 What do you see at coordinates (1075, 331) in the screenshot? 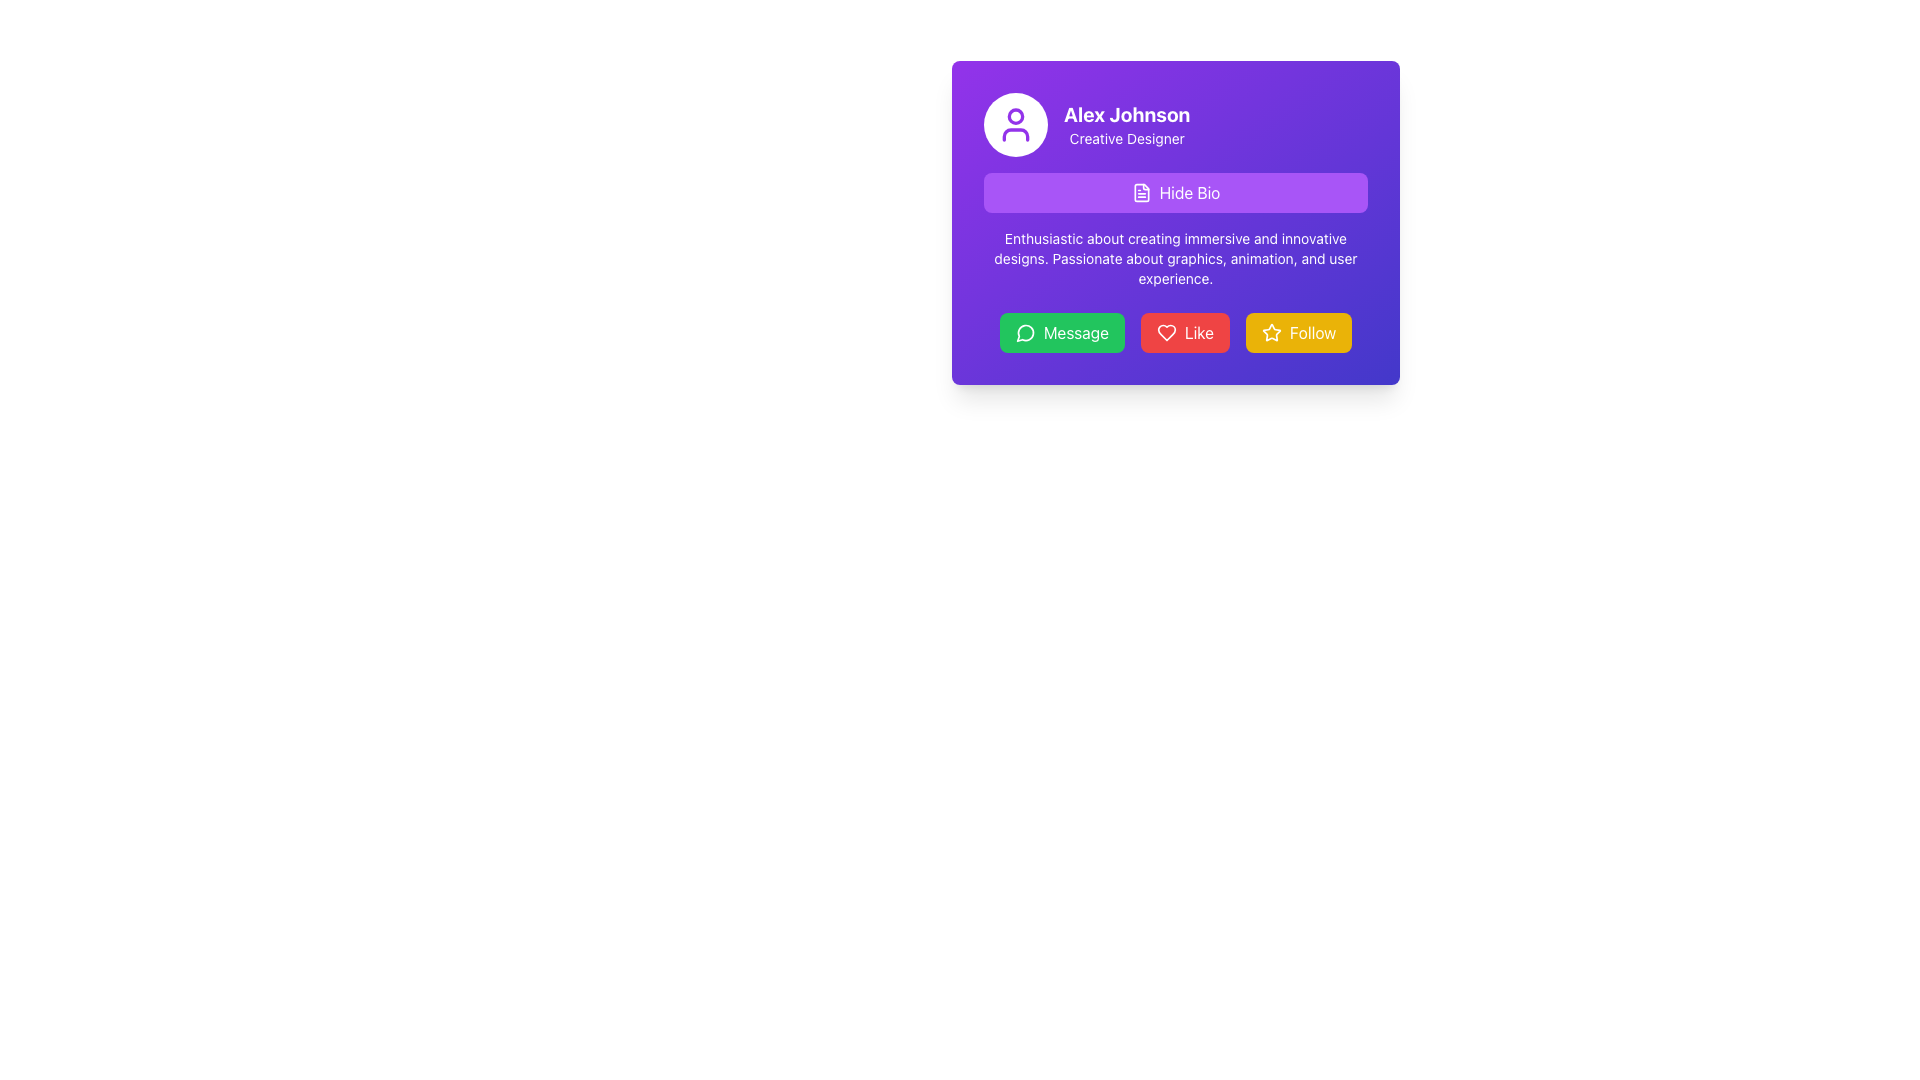
I see `text label contained within the green button located at the bottom-left corner of the card component, which initiates a message-related action` at bounding box center [1075, 331].